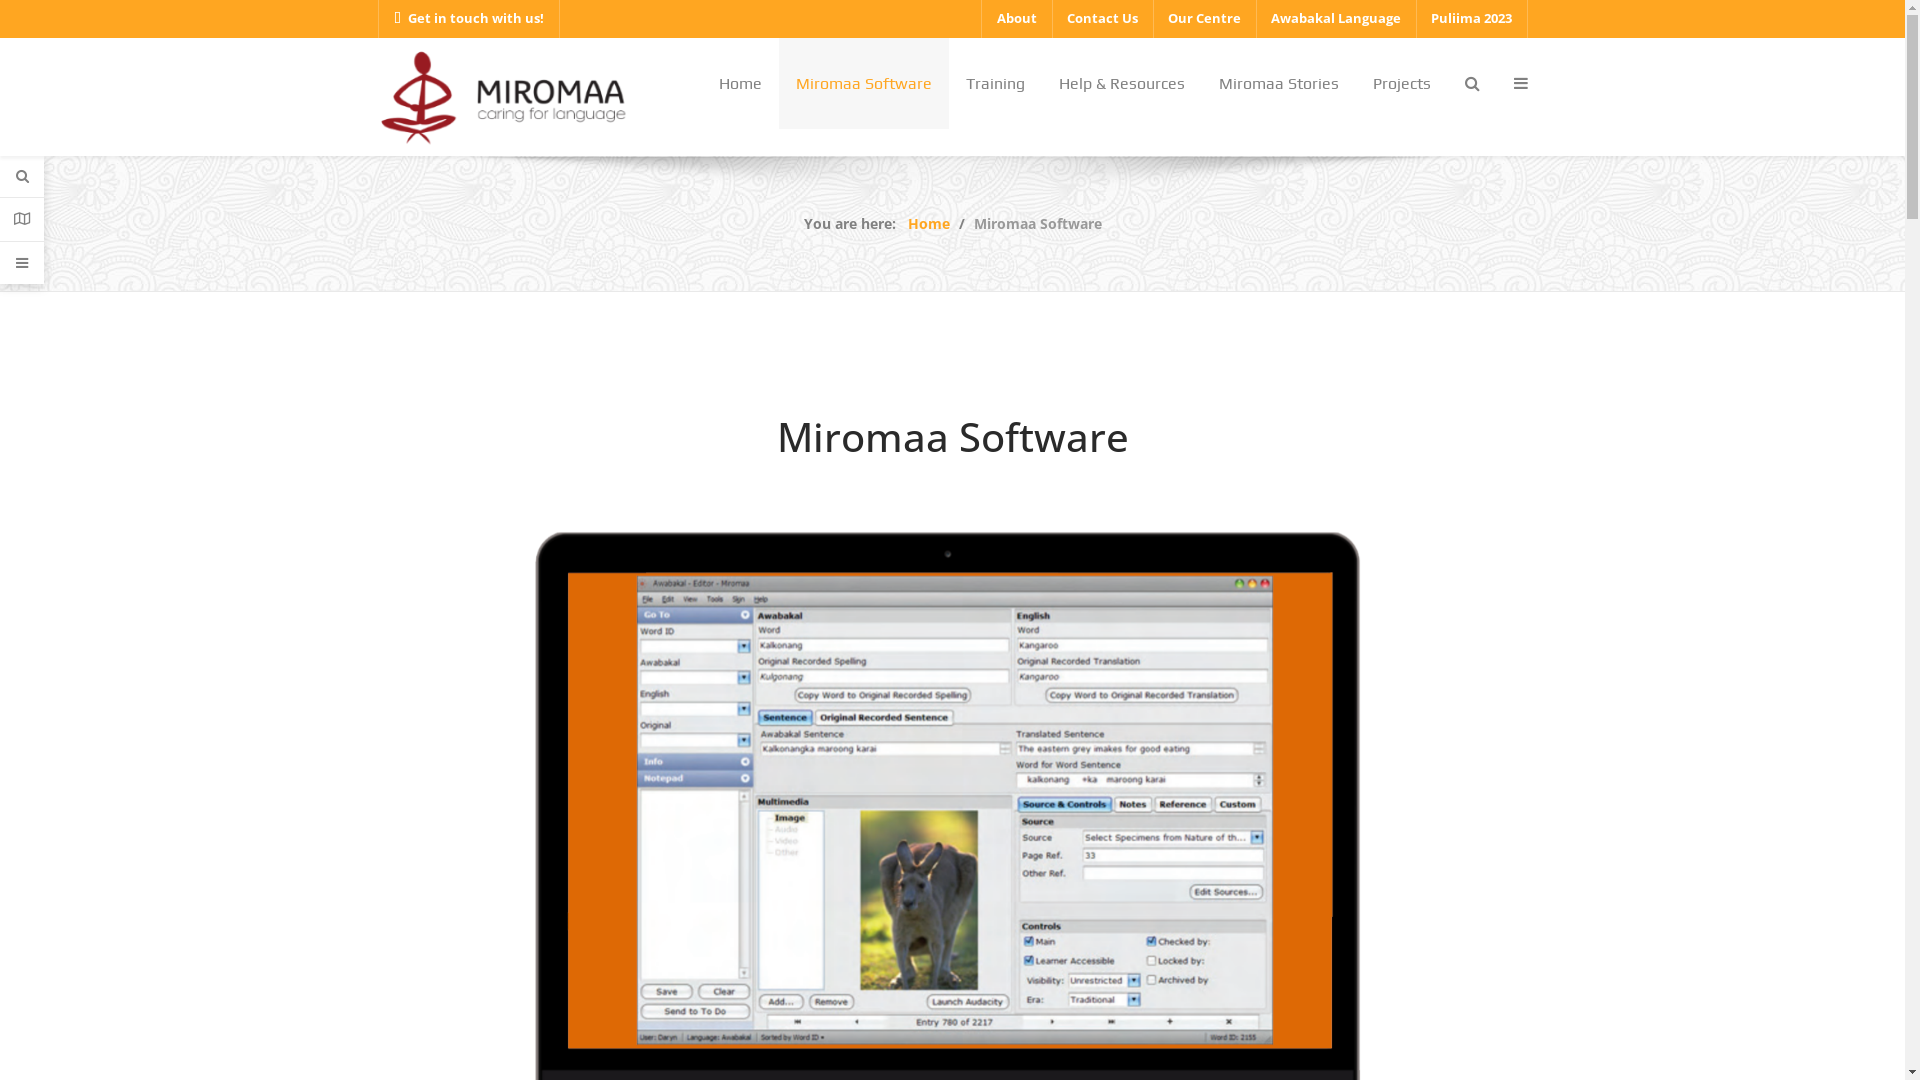 This screenshot has width=1920, height=1080. Describe the element at coordinates (994, 82) in the screenshot. I see `'Training'` at that location.